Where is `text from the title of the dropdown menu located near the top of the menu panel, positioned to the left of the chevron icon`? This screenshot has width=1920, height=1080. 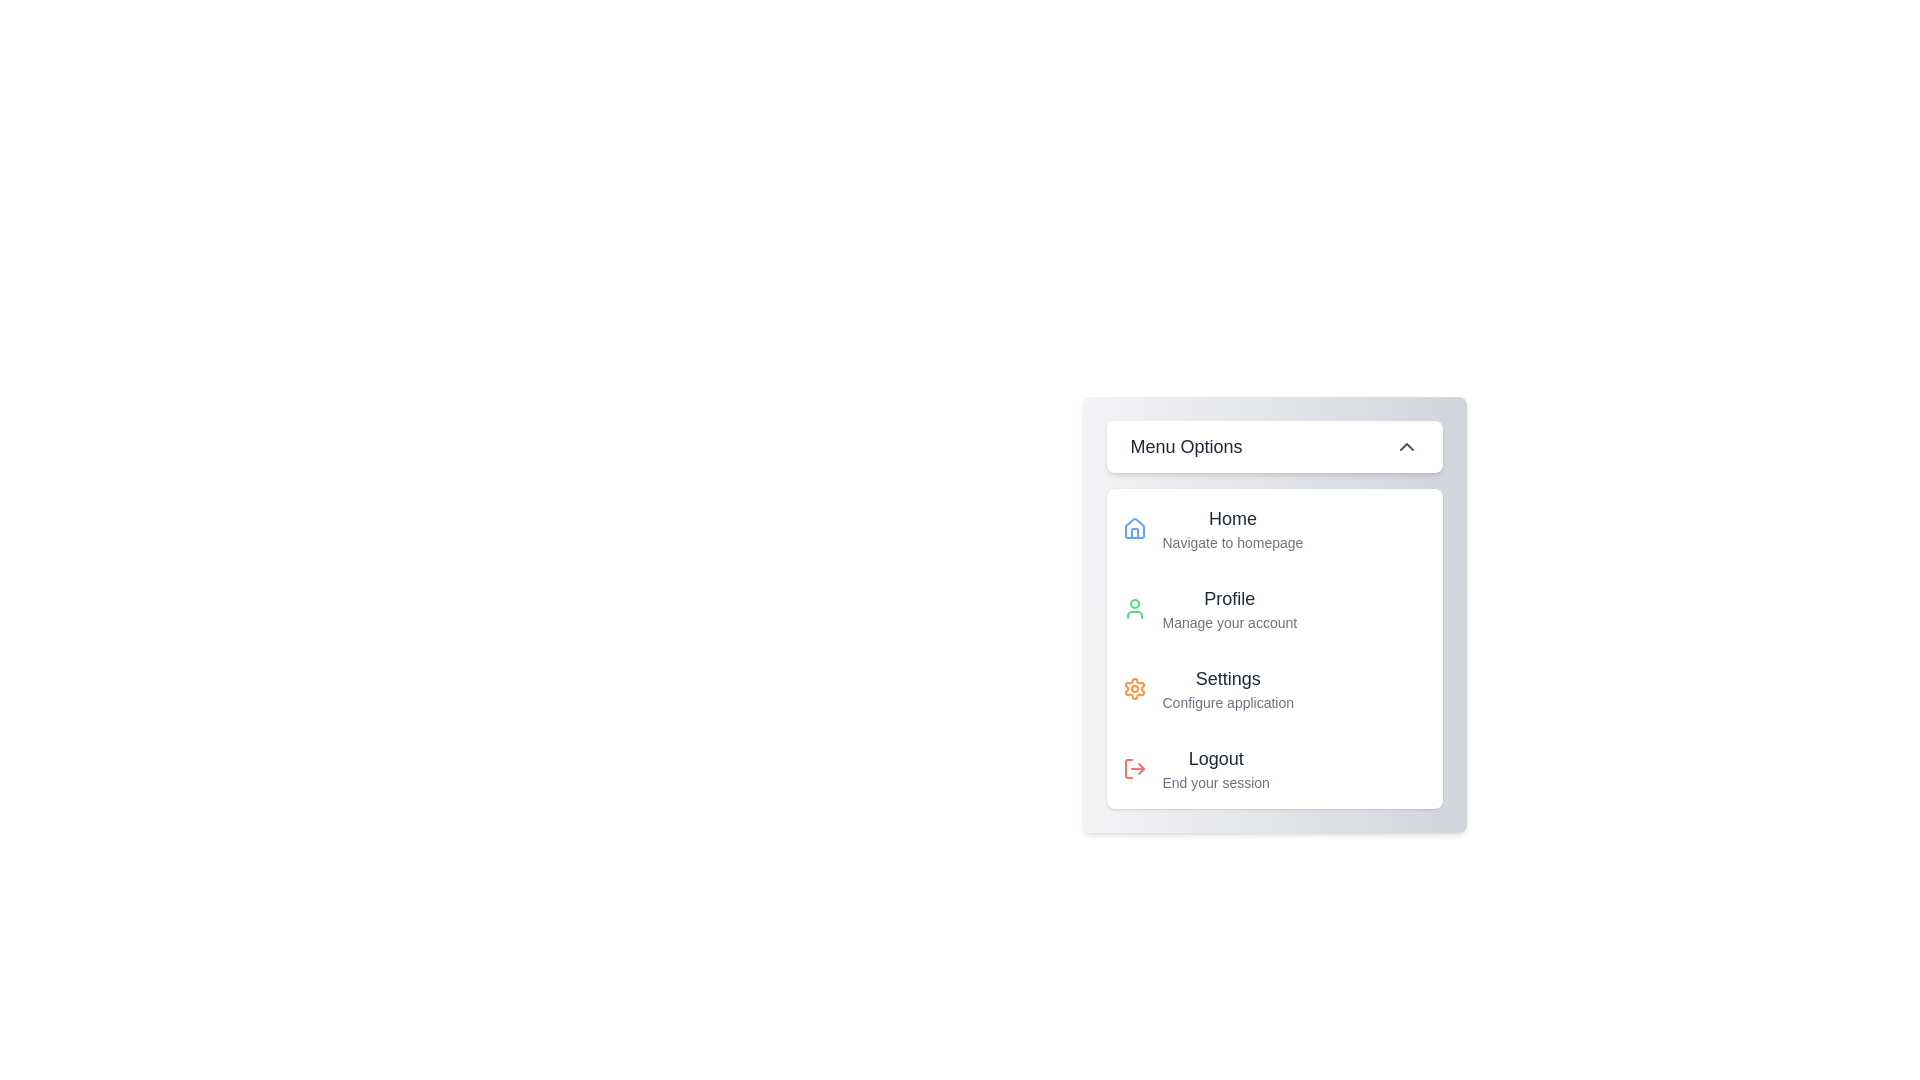
text from the title of the dropdown menu located near the top of the menu panel, positioned to the left of the chevron icon is located at coordinates (1186, 446).